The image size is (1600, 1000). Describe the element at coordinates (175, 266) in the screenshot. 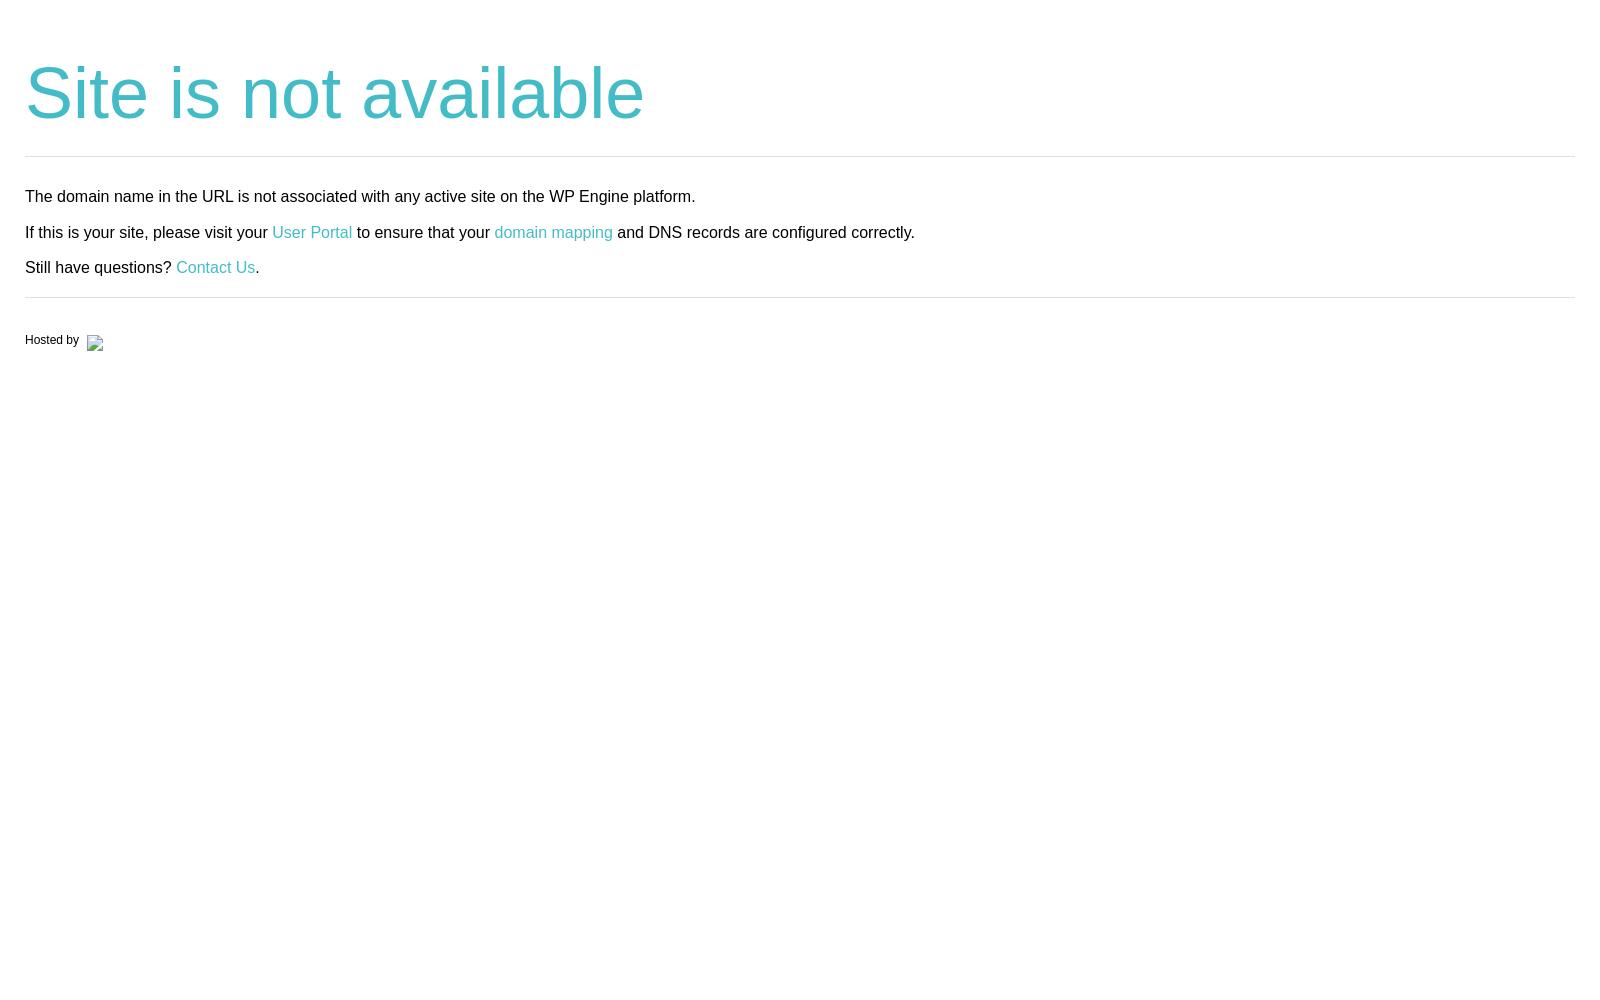

I see `'Contact Us'` at that location.